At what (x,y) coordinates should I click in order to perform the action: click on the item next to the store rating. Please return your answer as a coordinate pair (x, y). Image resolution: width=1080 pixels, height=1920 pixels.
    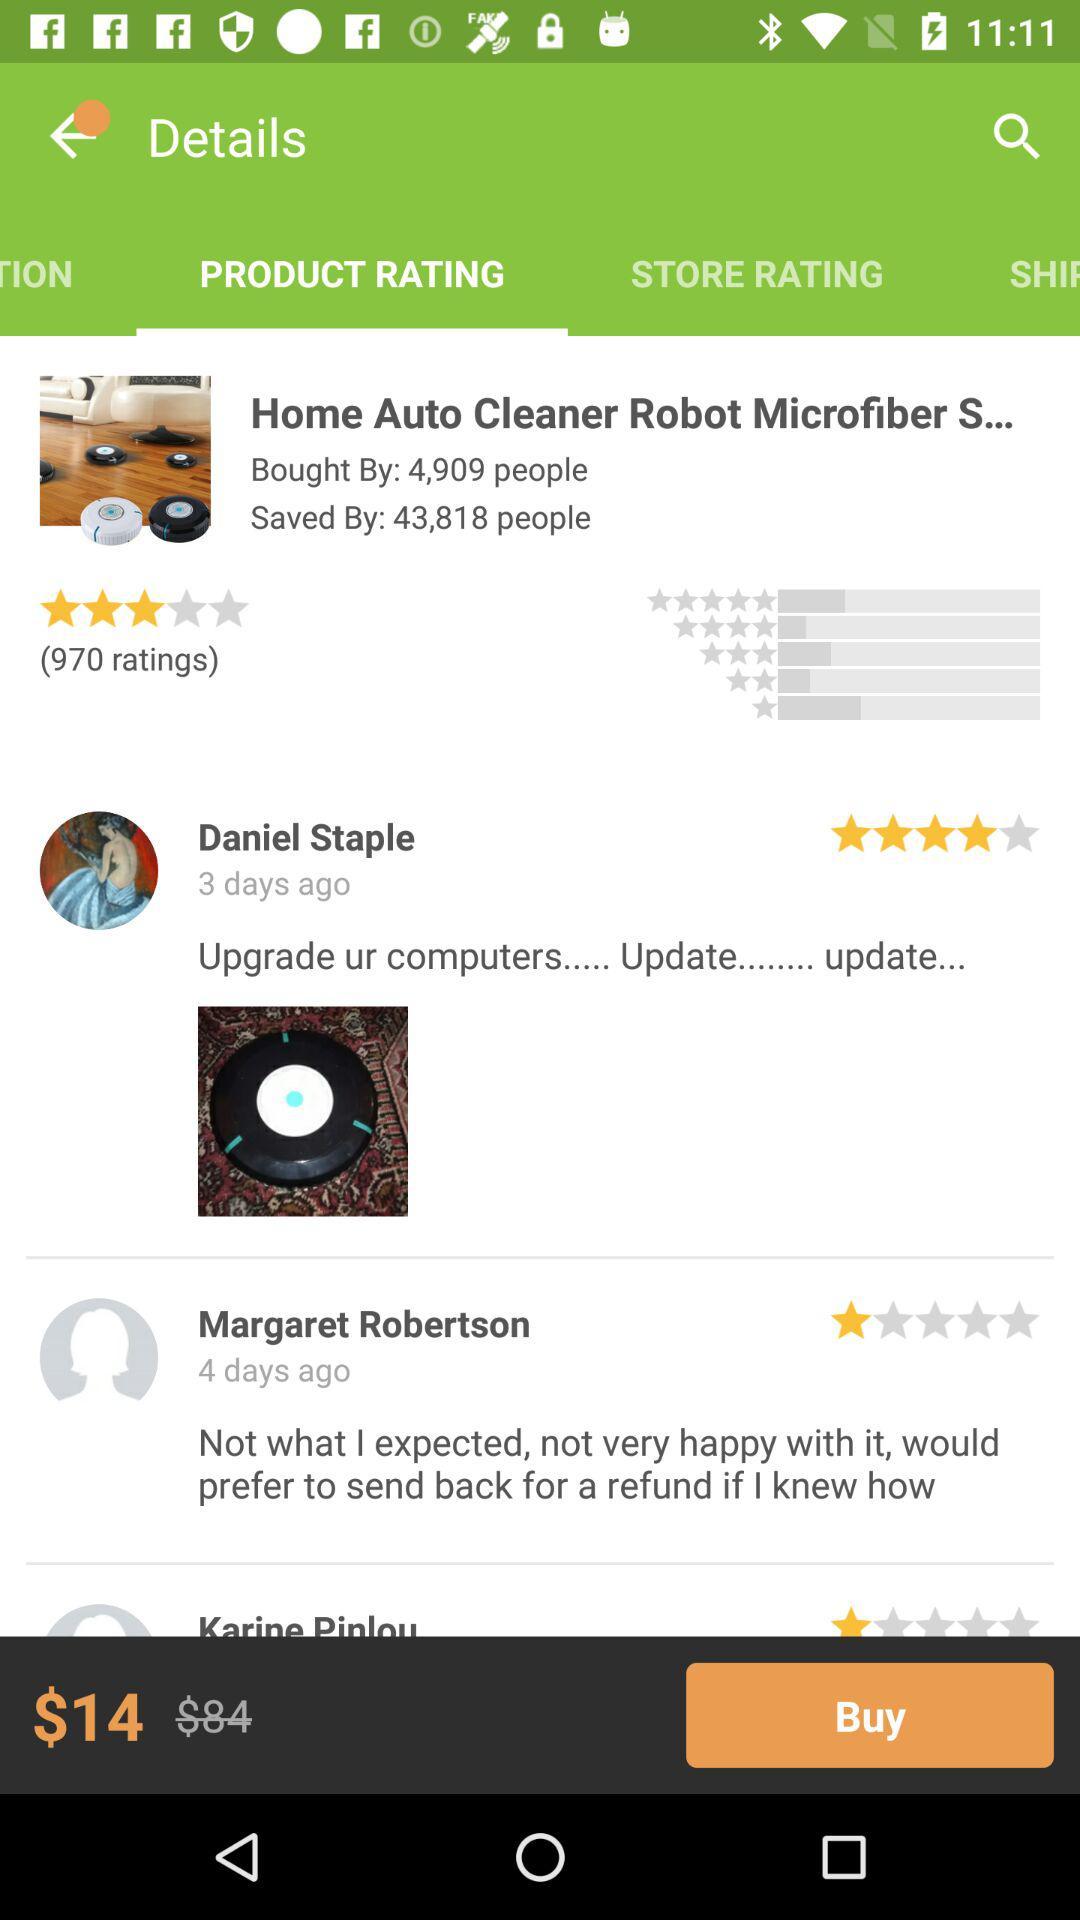
    Looking at the image, I should click on (1013, 272).